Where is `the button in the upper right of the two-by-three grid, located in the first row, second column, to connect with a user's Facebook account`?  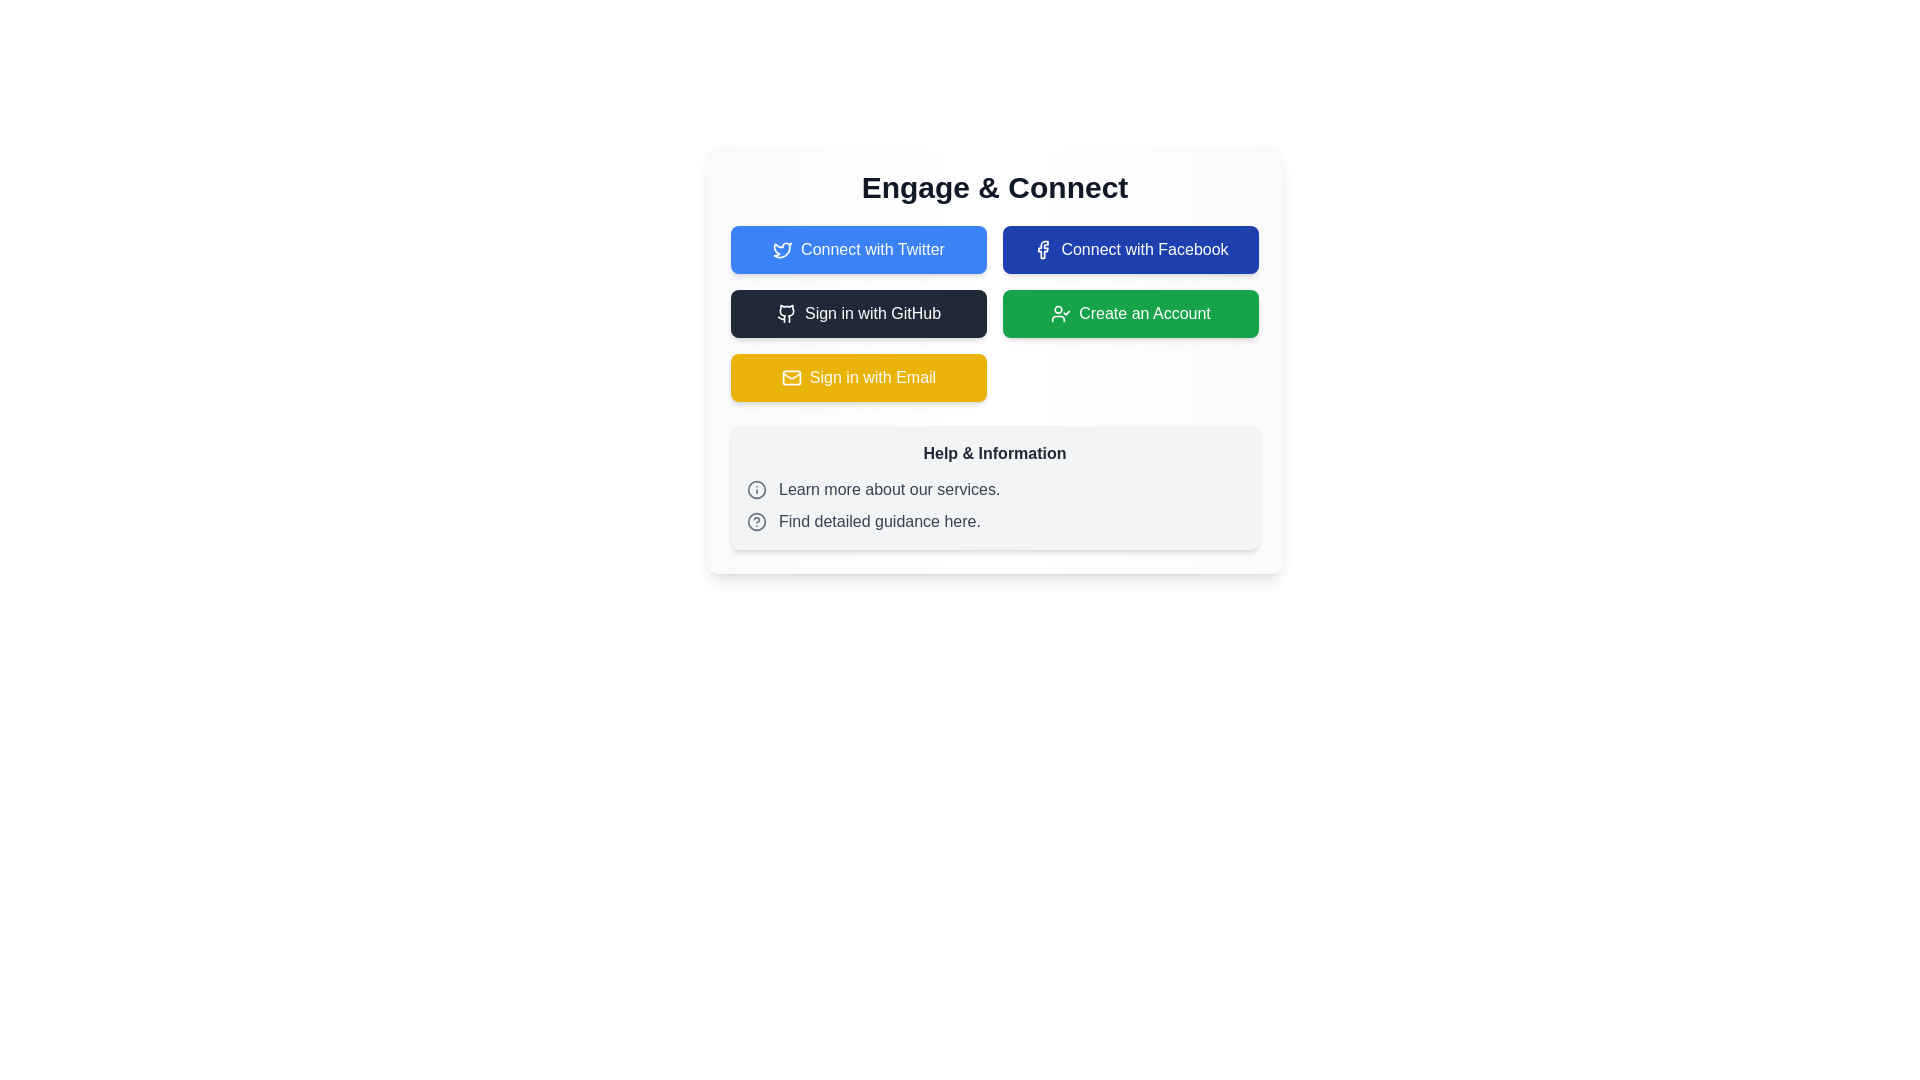
the button in the upper right of the two-by-three grid, located in the first row, second column, to connect with a user's Facebook account is located at coordinates (1131, 249).